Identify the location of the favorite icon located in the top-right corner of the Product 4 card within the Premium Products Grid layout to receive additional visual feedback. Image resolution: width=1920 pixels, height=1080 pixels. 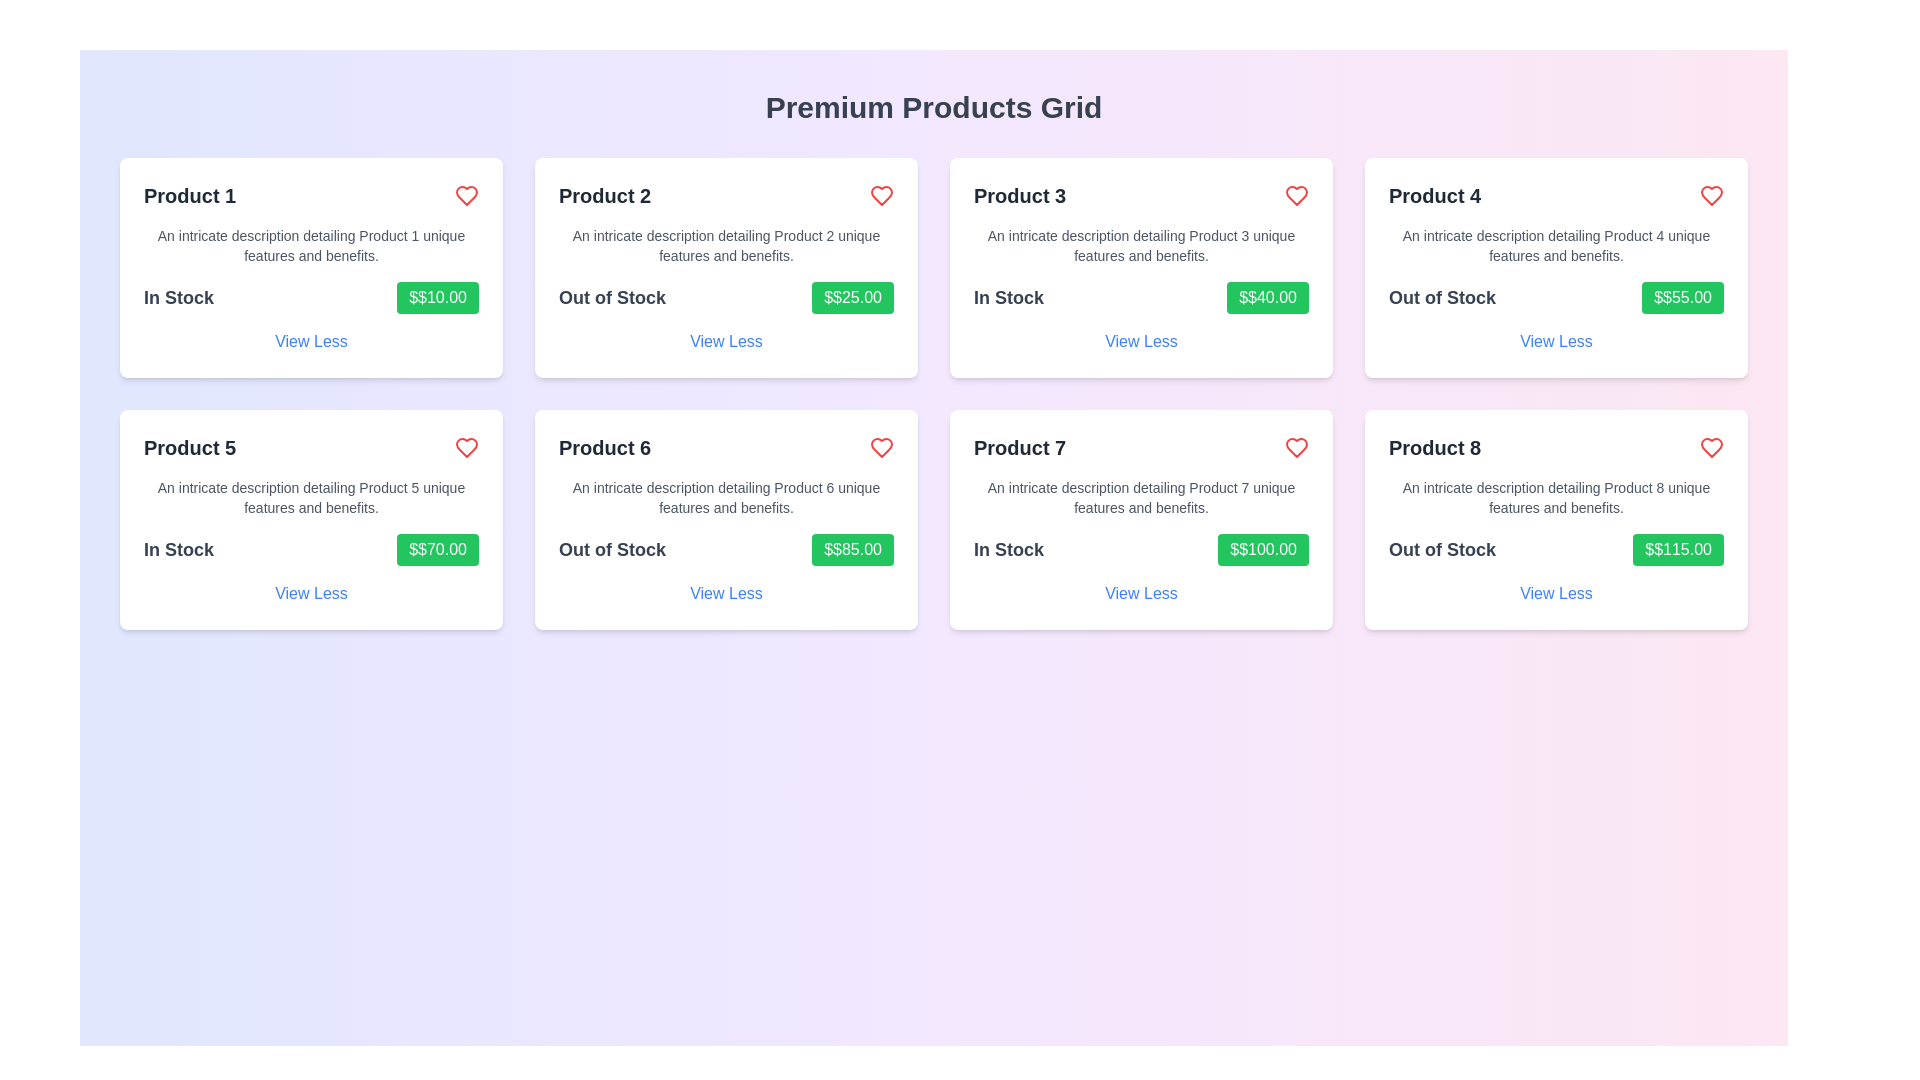
(1711, 196).